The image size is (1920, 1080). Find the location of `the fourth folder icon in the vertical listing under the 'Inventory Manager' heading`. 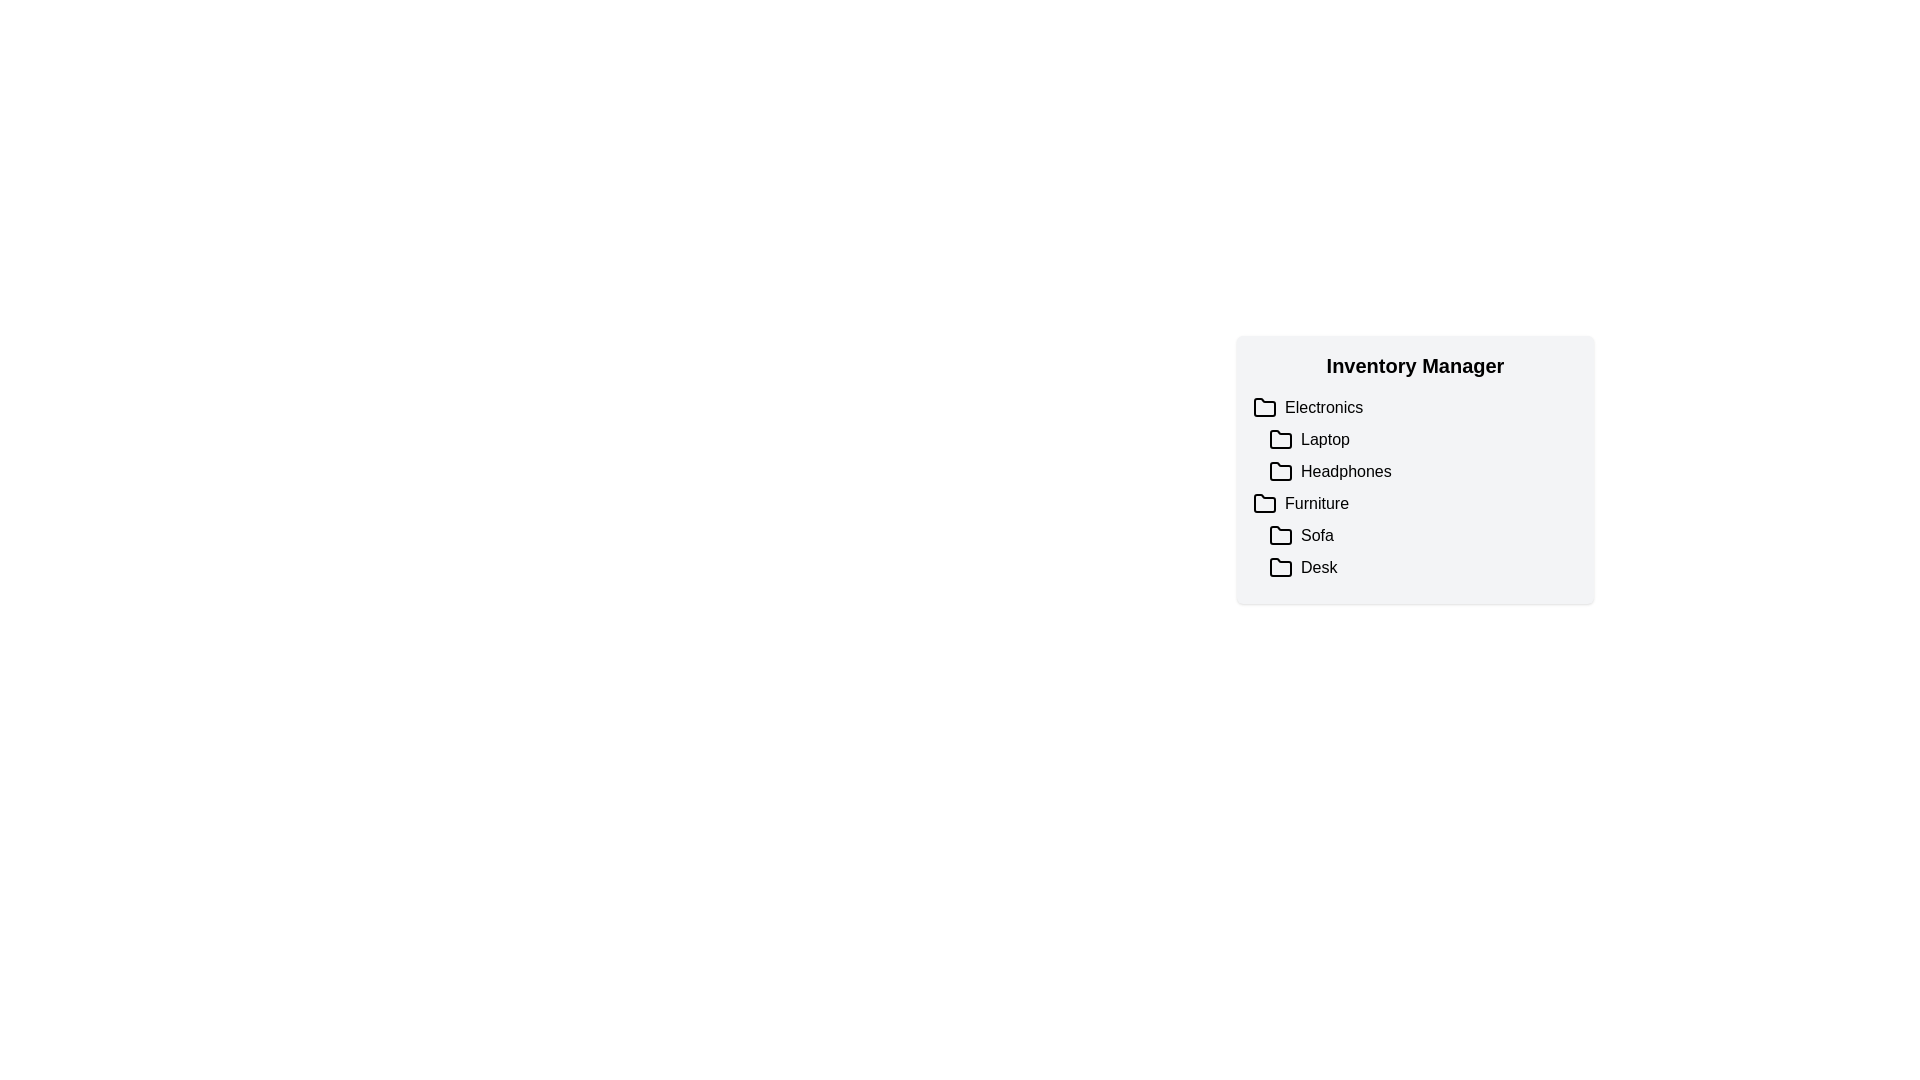

the fourth folder icon in the vertical listing under the 'Inventory Manager' heading is located at coordinates (1264, 501).